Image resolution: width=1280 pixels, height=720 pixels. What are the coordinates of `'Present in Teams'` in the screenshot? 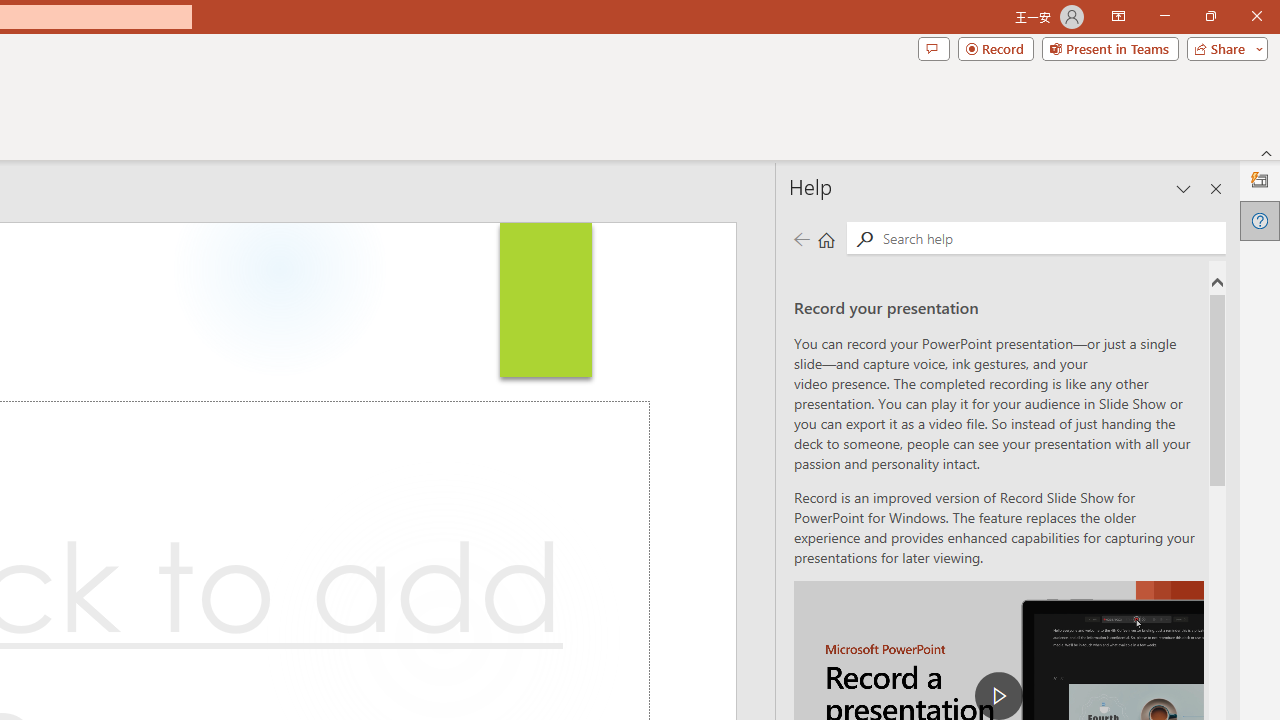 It's located at (1109, 47).